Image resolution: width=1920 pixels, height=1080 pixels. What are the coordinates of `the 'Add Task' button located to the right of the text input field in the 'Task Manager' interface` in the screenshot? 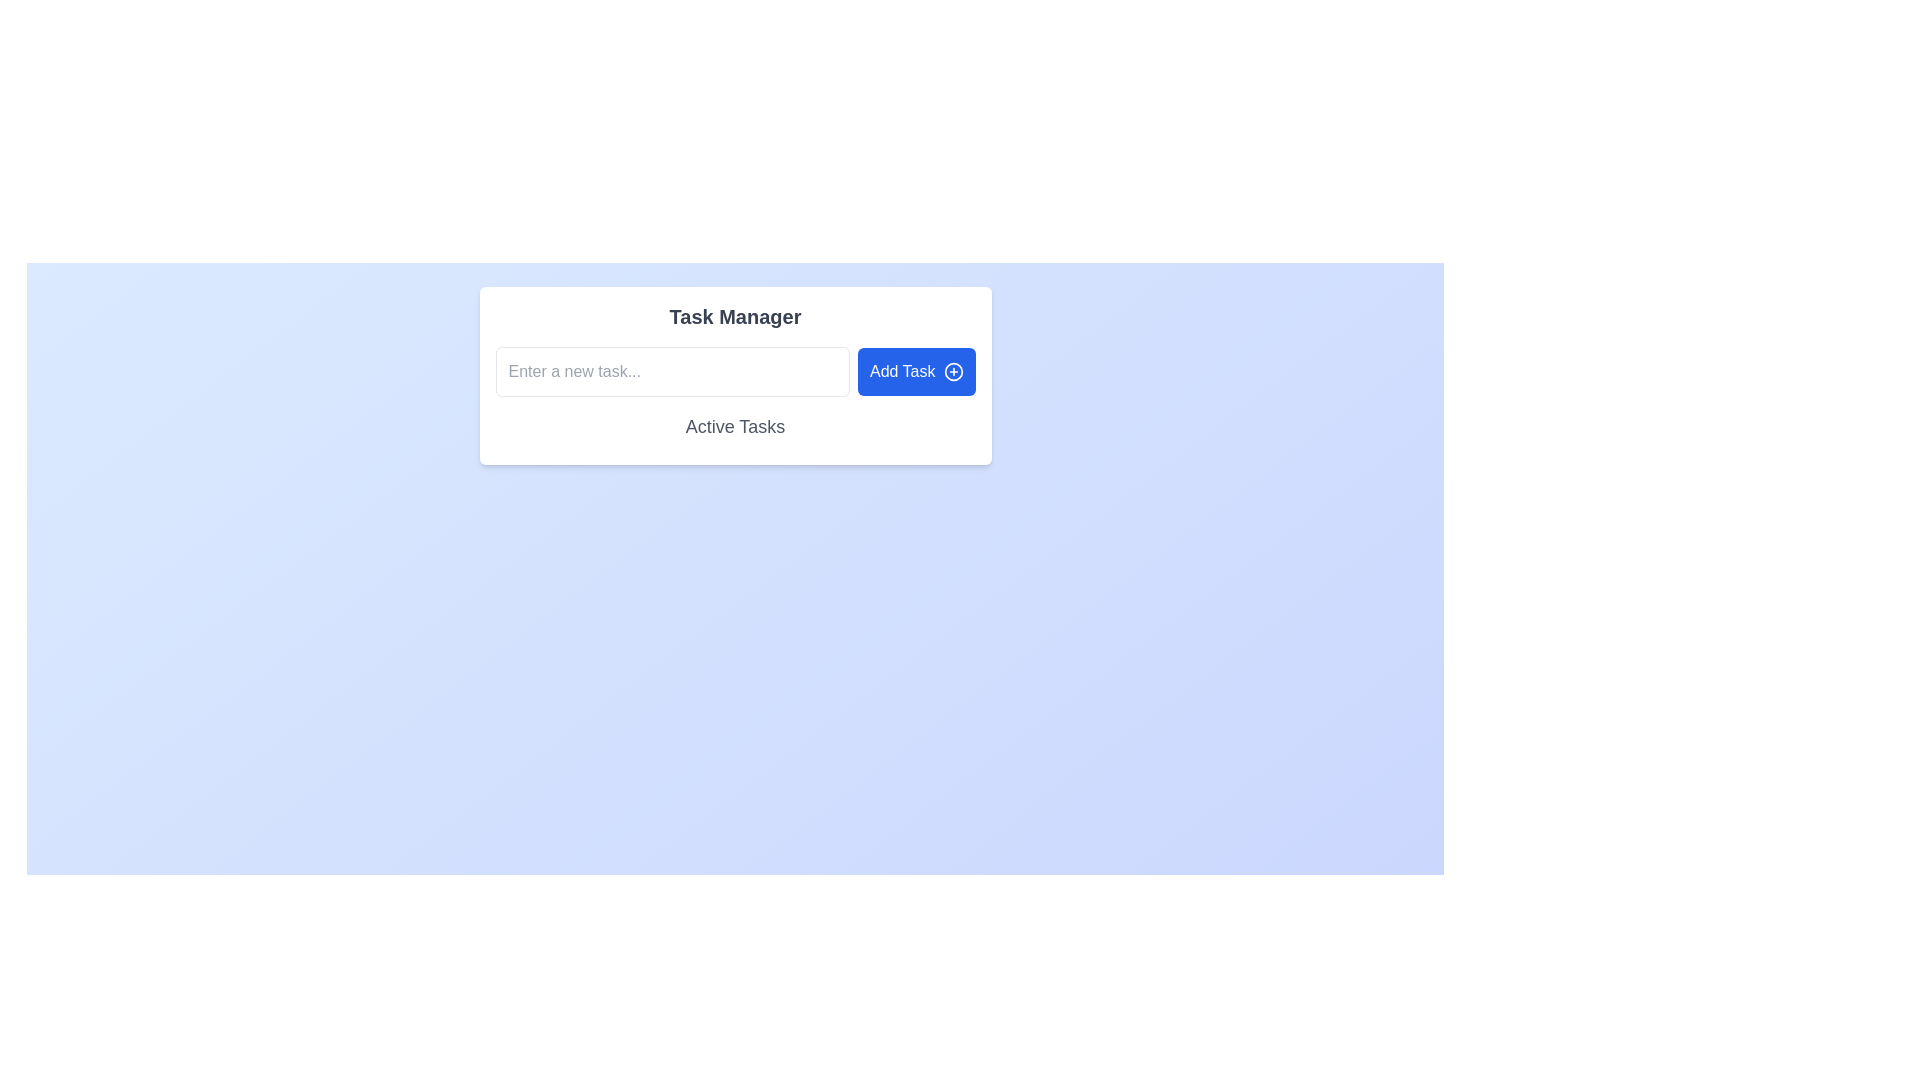 It's located at (915, 371).